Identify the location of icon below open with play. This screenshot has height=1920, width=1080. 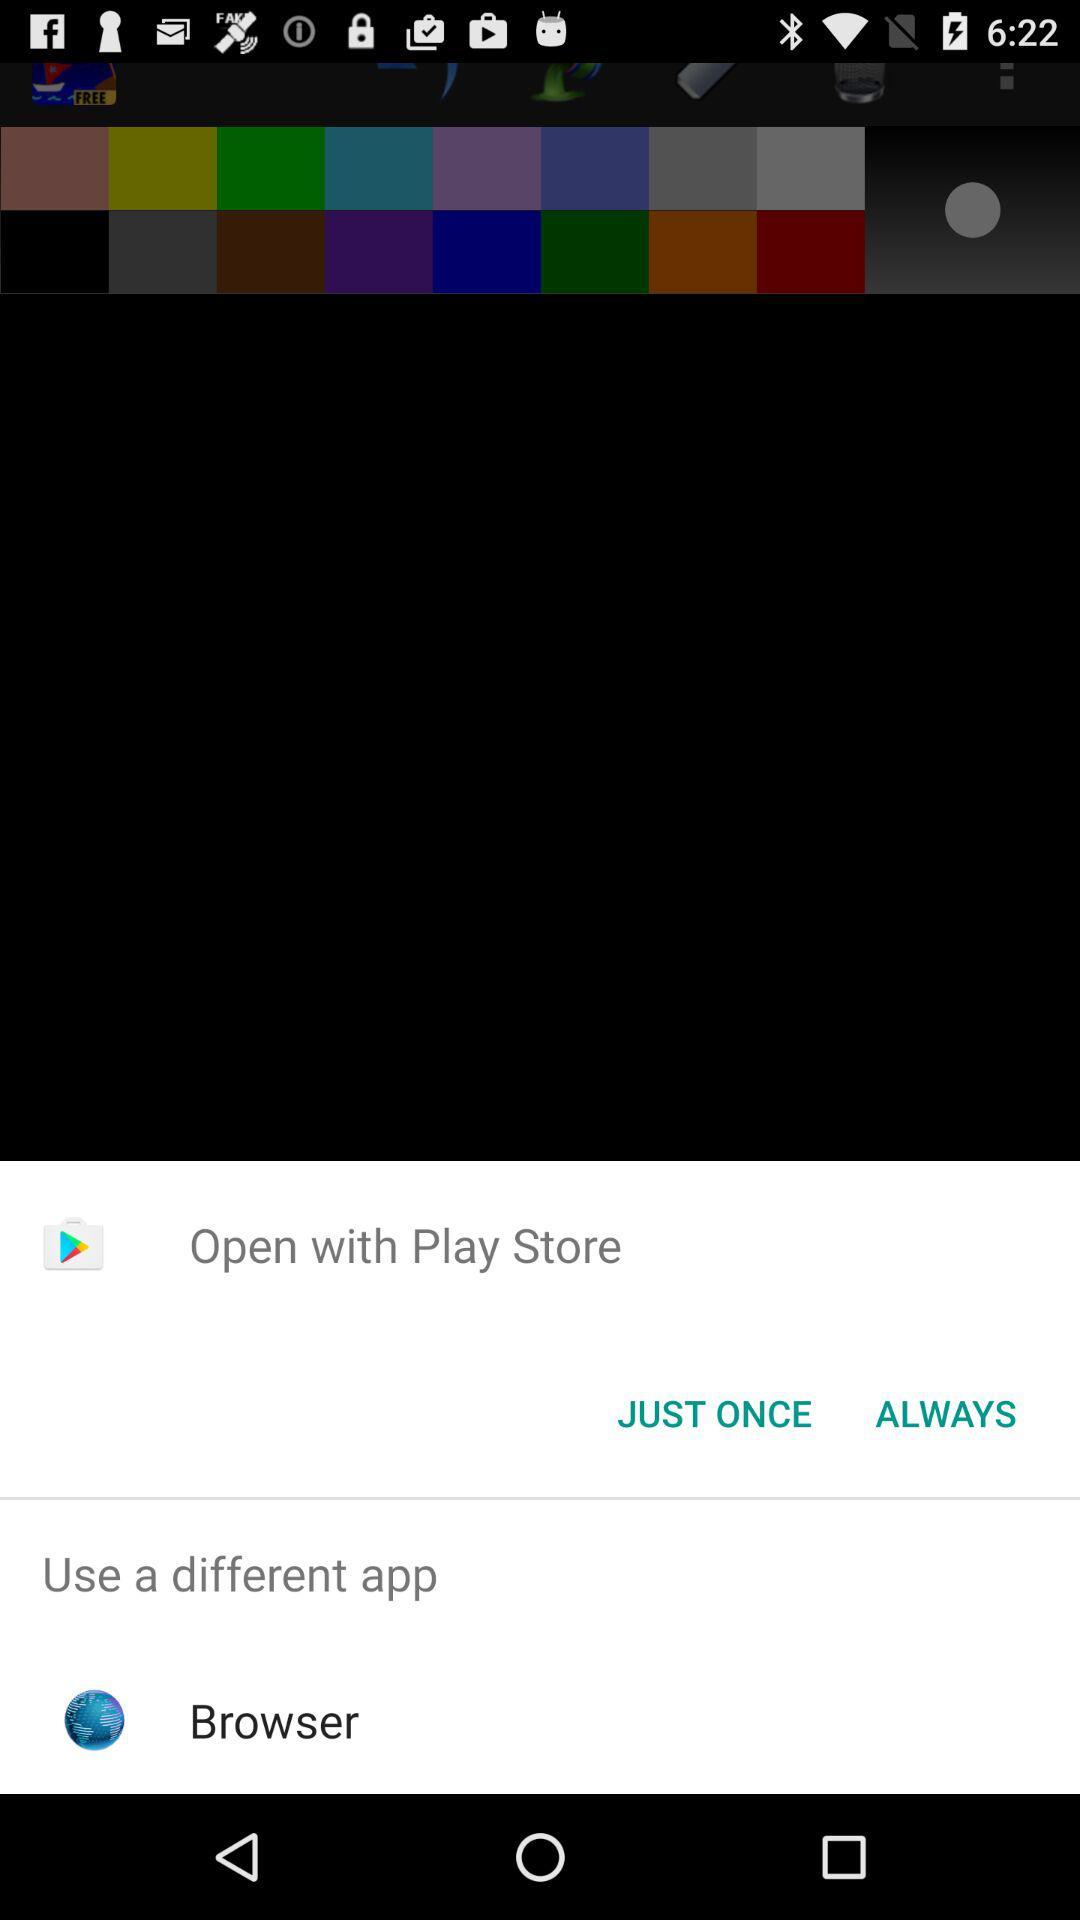
(713, 1411).